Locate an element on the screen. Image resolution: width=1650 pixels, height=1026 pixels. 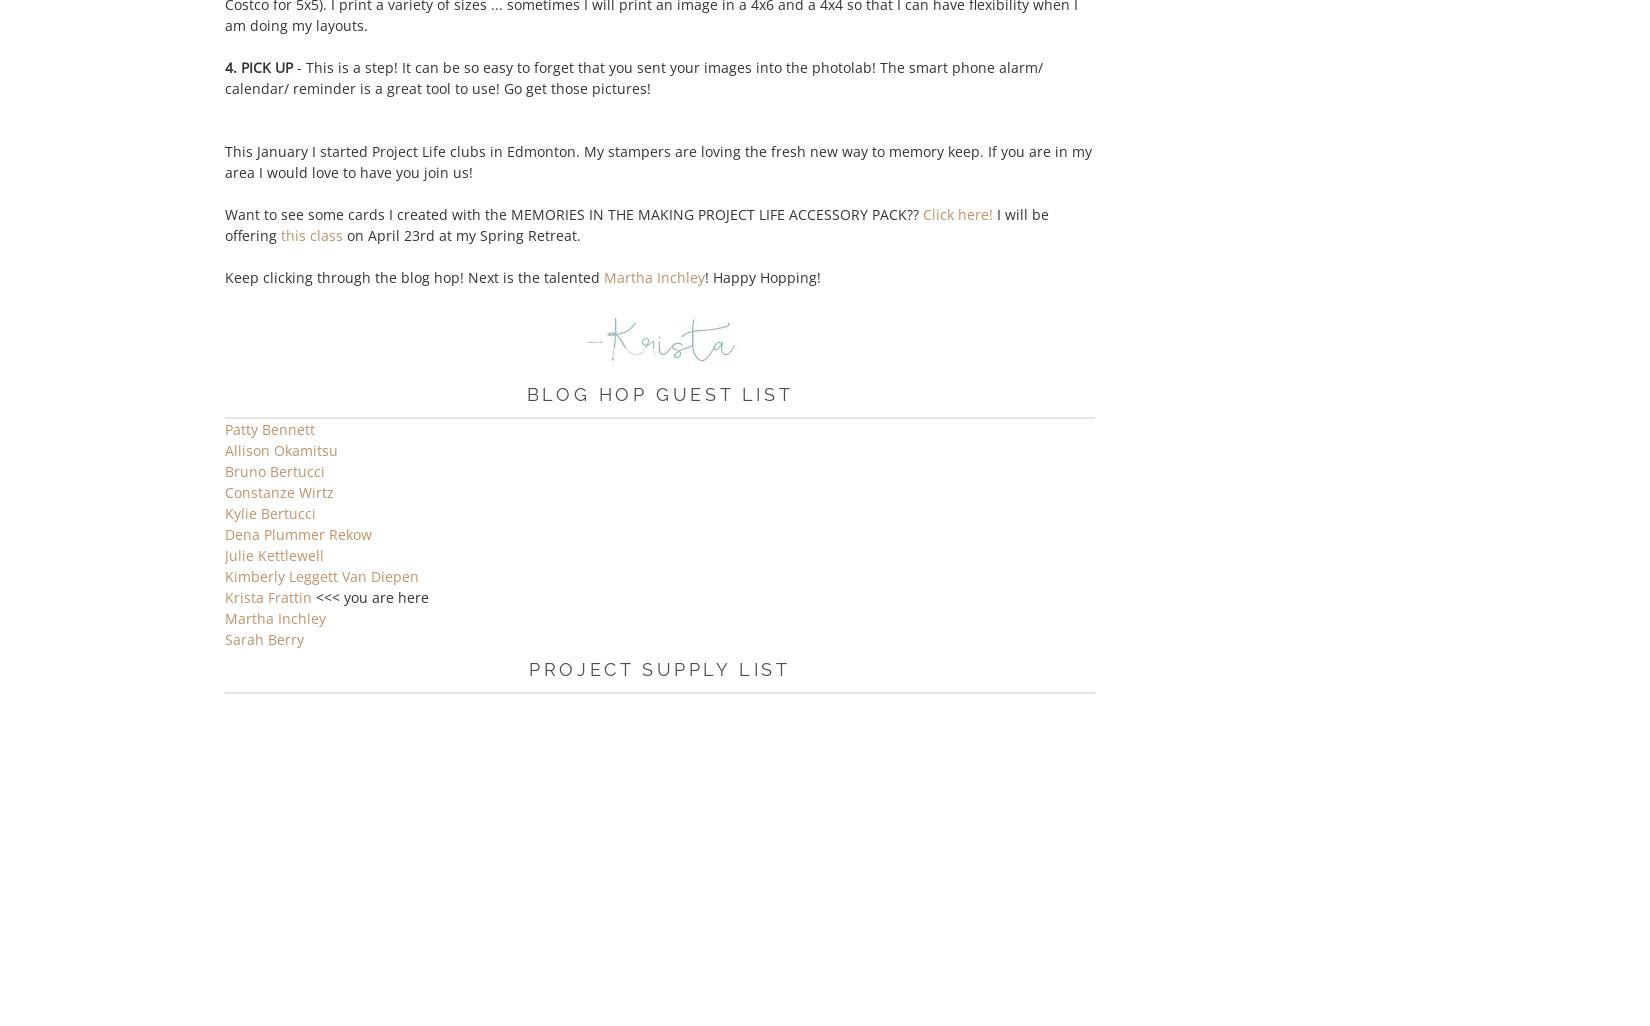
'Constanze Wirtz' is located at coordinates (279, 491).